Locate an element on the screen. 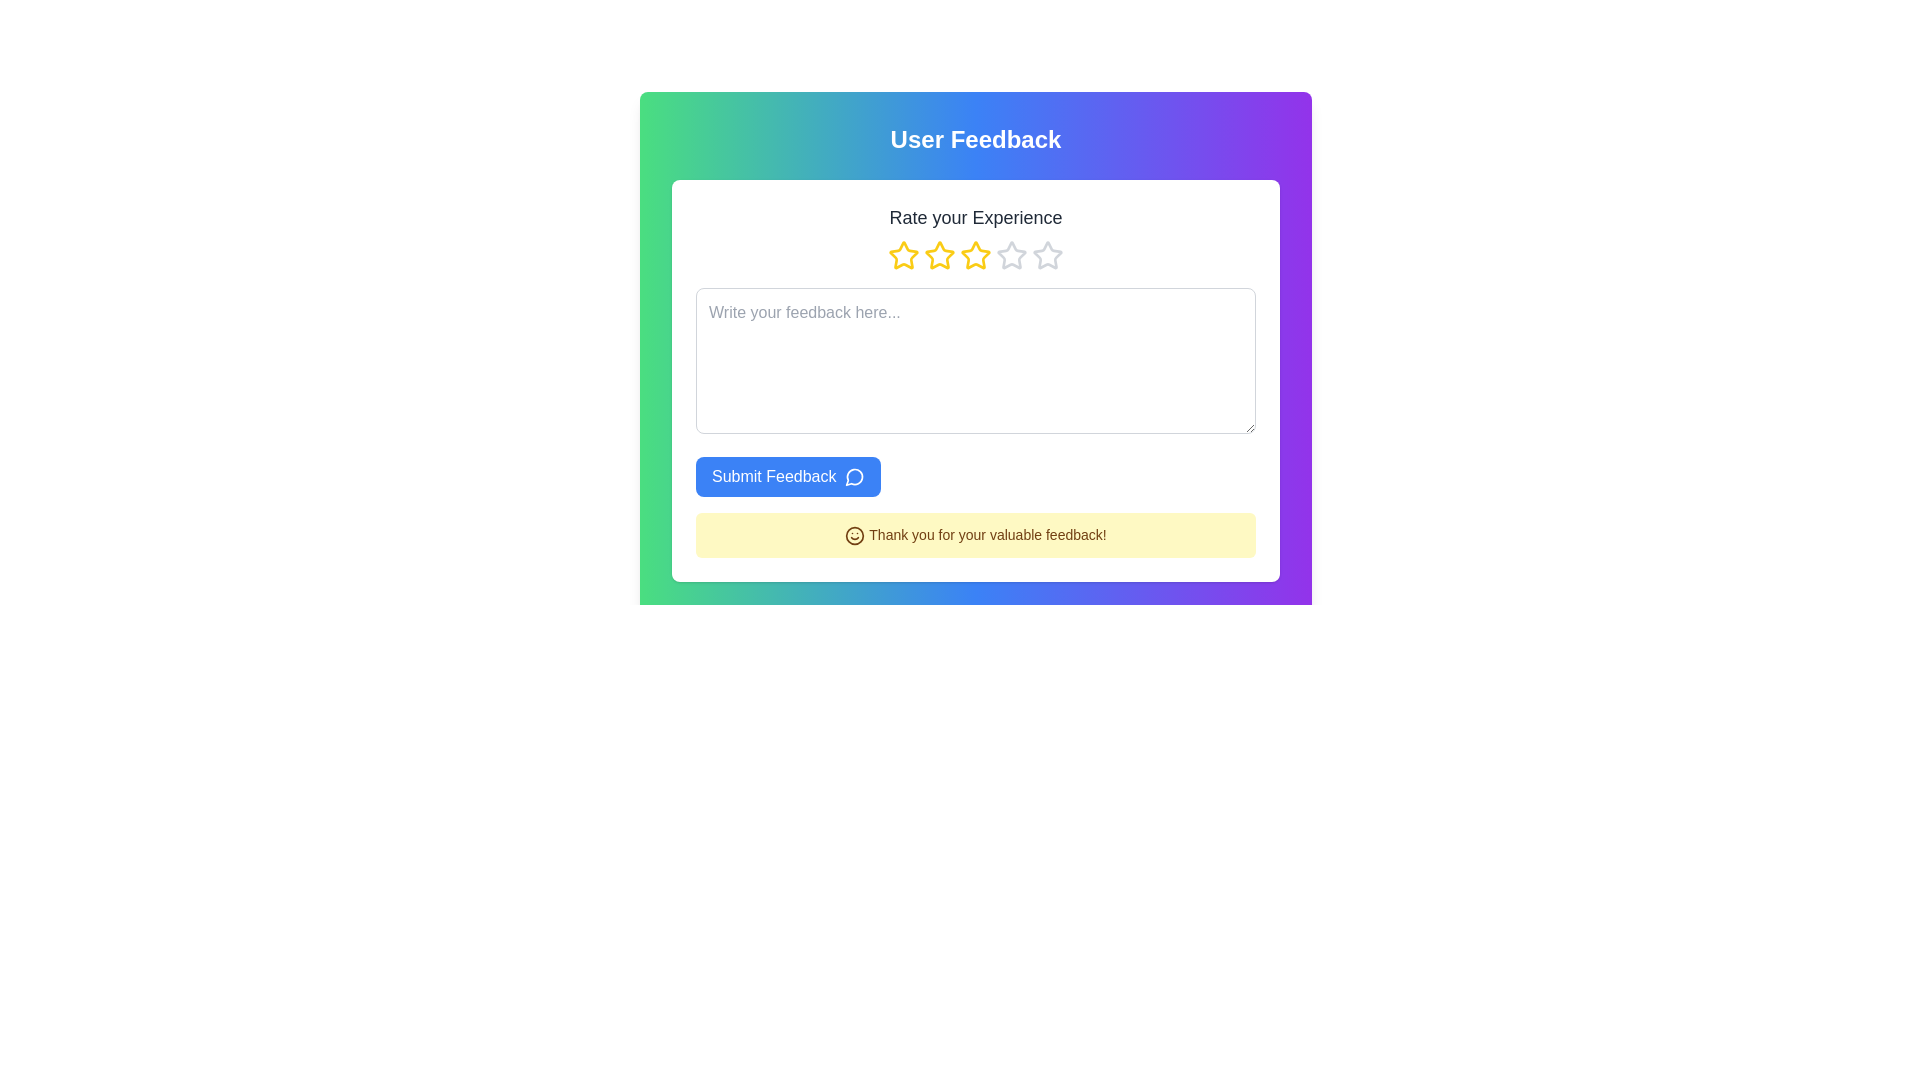 The width and height of the screenshot is (1920, 1080). on the second star icon in the Interactive Rating Icon section is located at coordinates (939, 254).